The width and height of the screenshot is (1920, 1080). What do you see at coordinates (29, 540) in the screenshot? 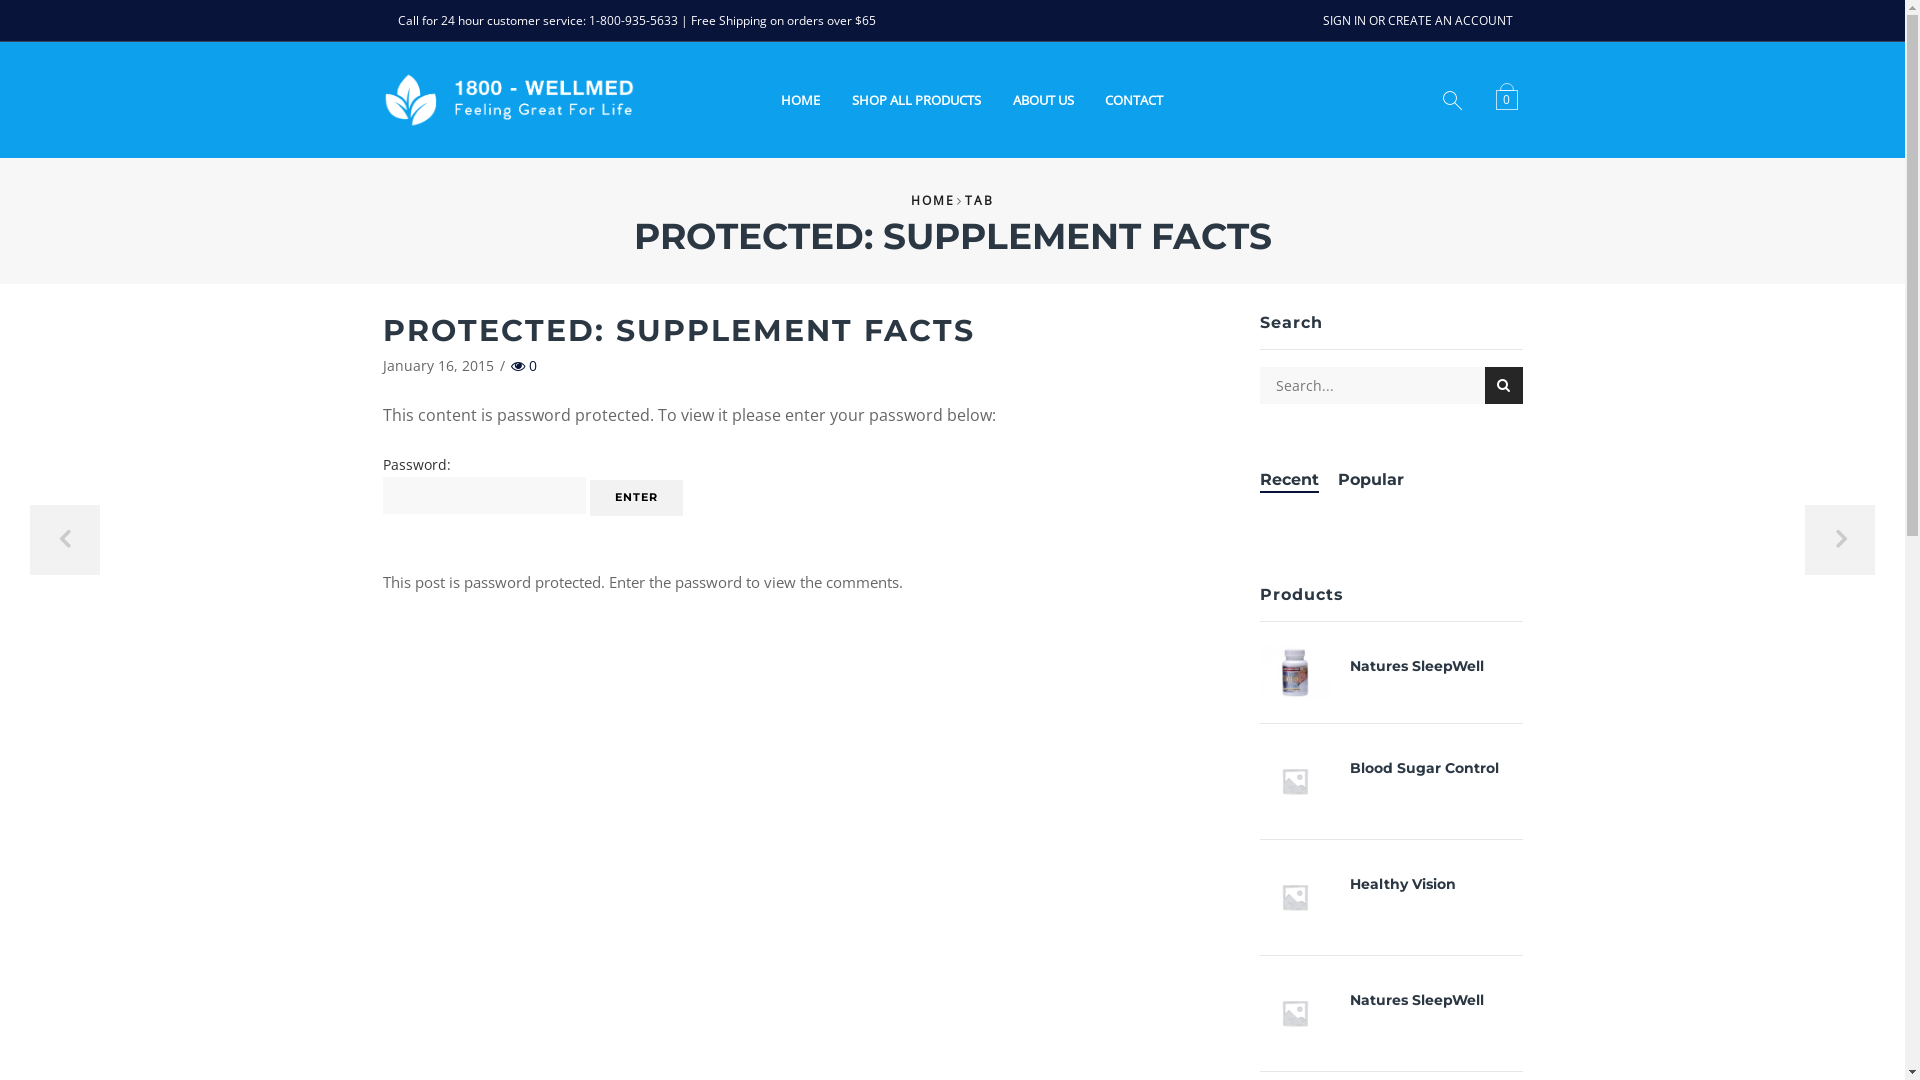
I see `'PREVIOUS'` at bounding box center [29, 540].